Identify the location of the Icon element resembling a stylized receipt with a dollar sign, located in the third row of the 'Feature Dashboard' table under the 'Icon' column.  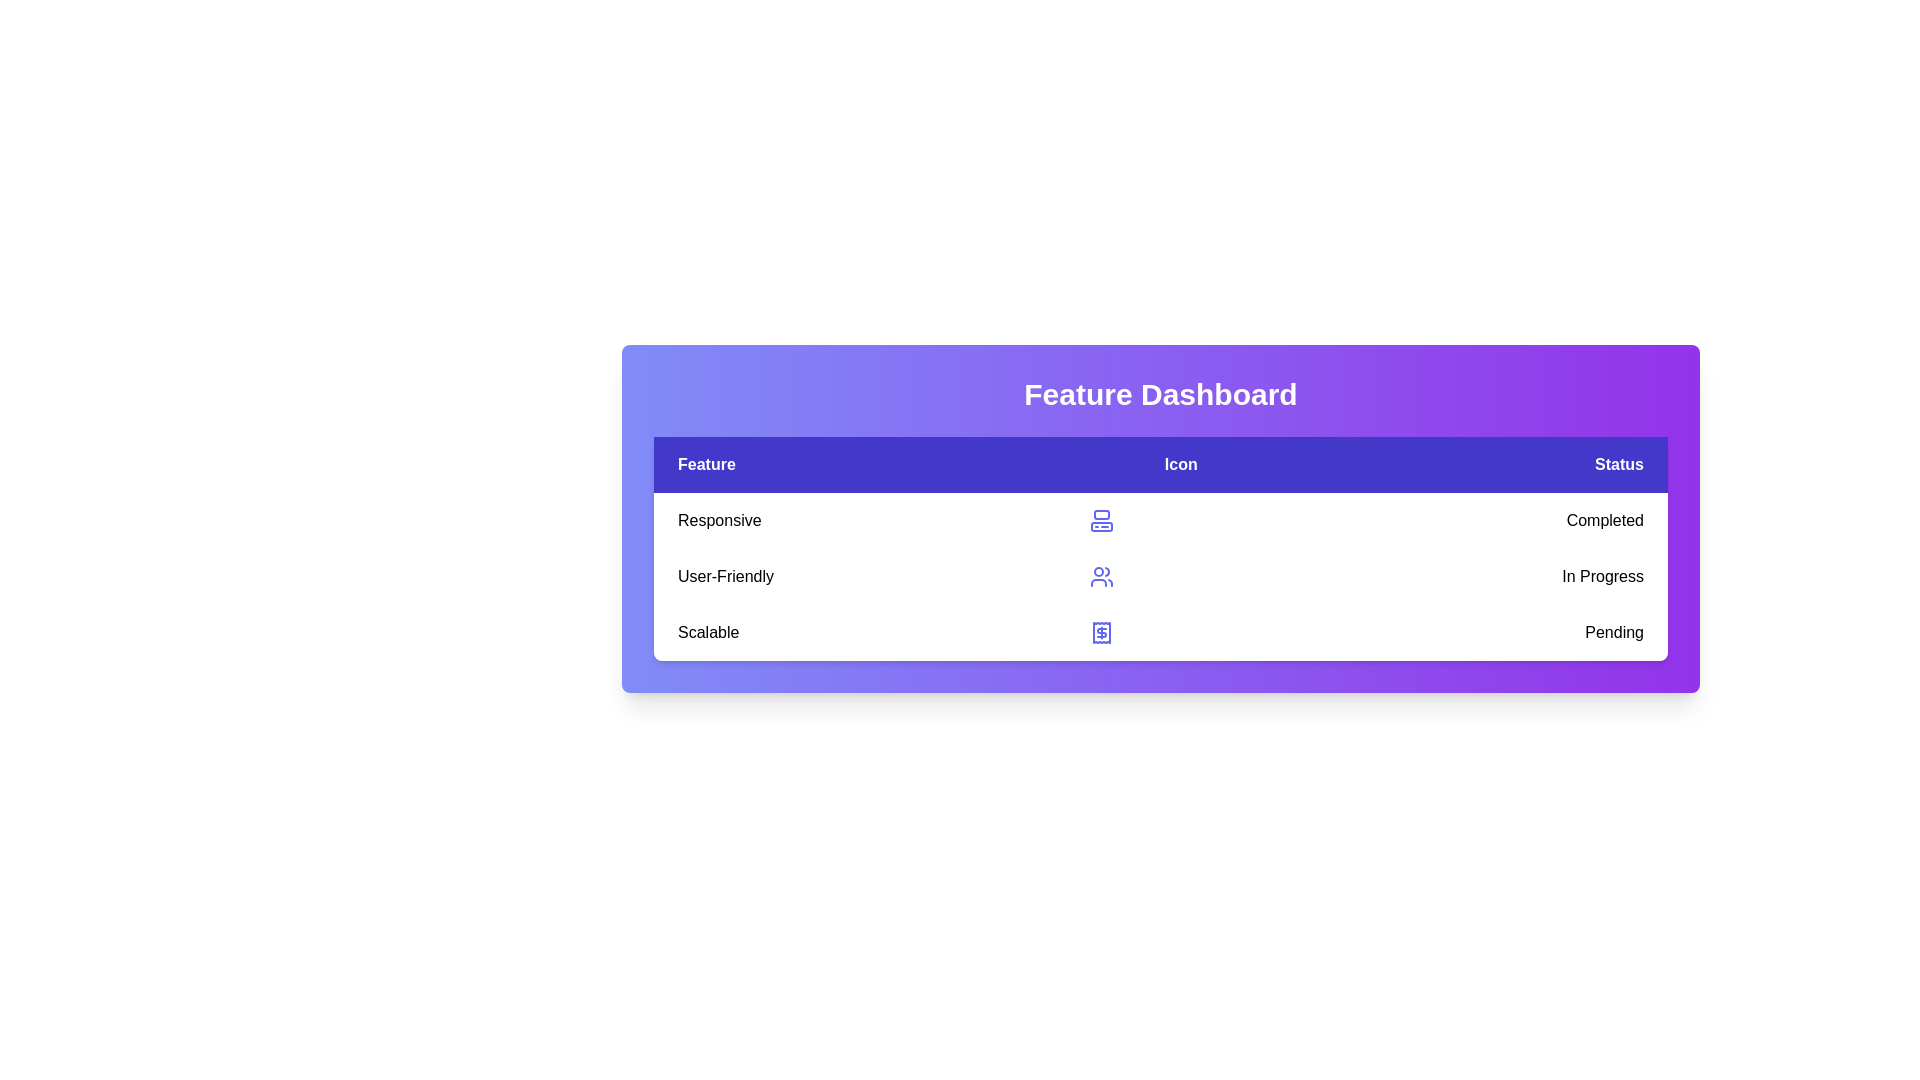
(1100, 632).